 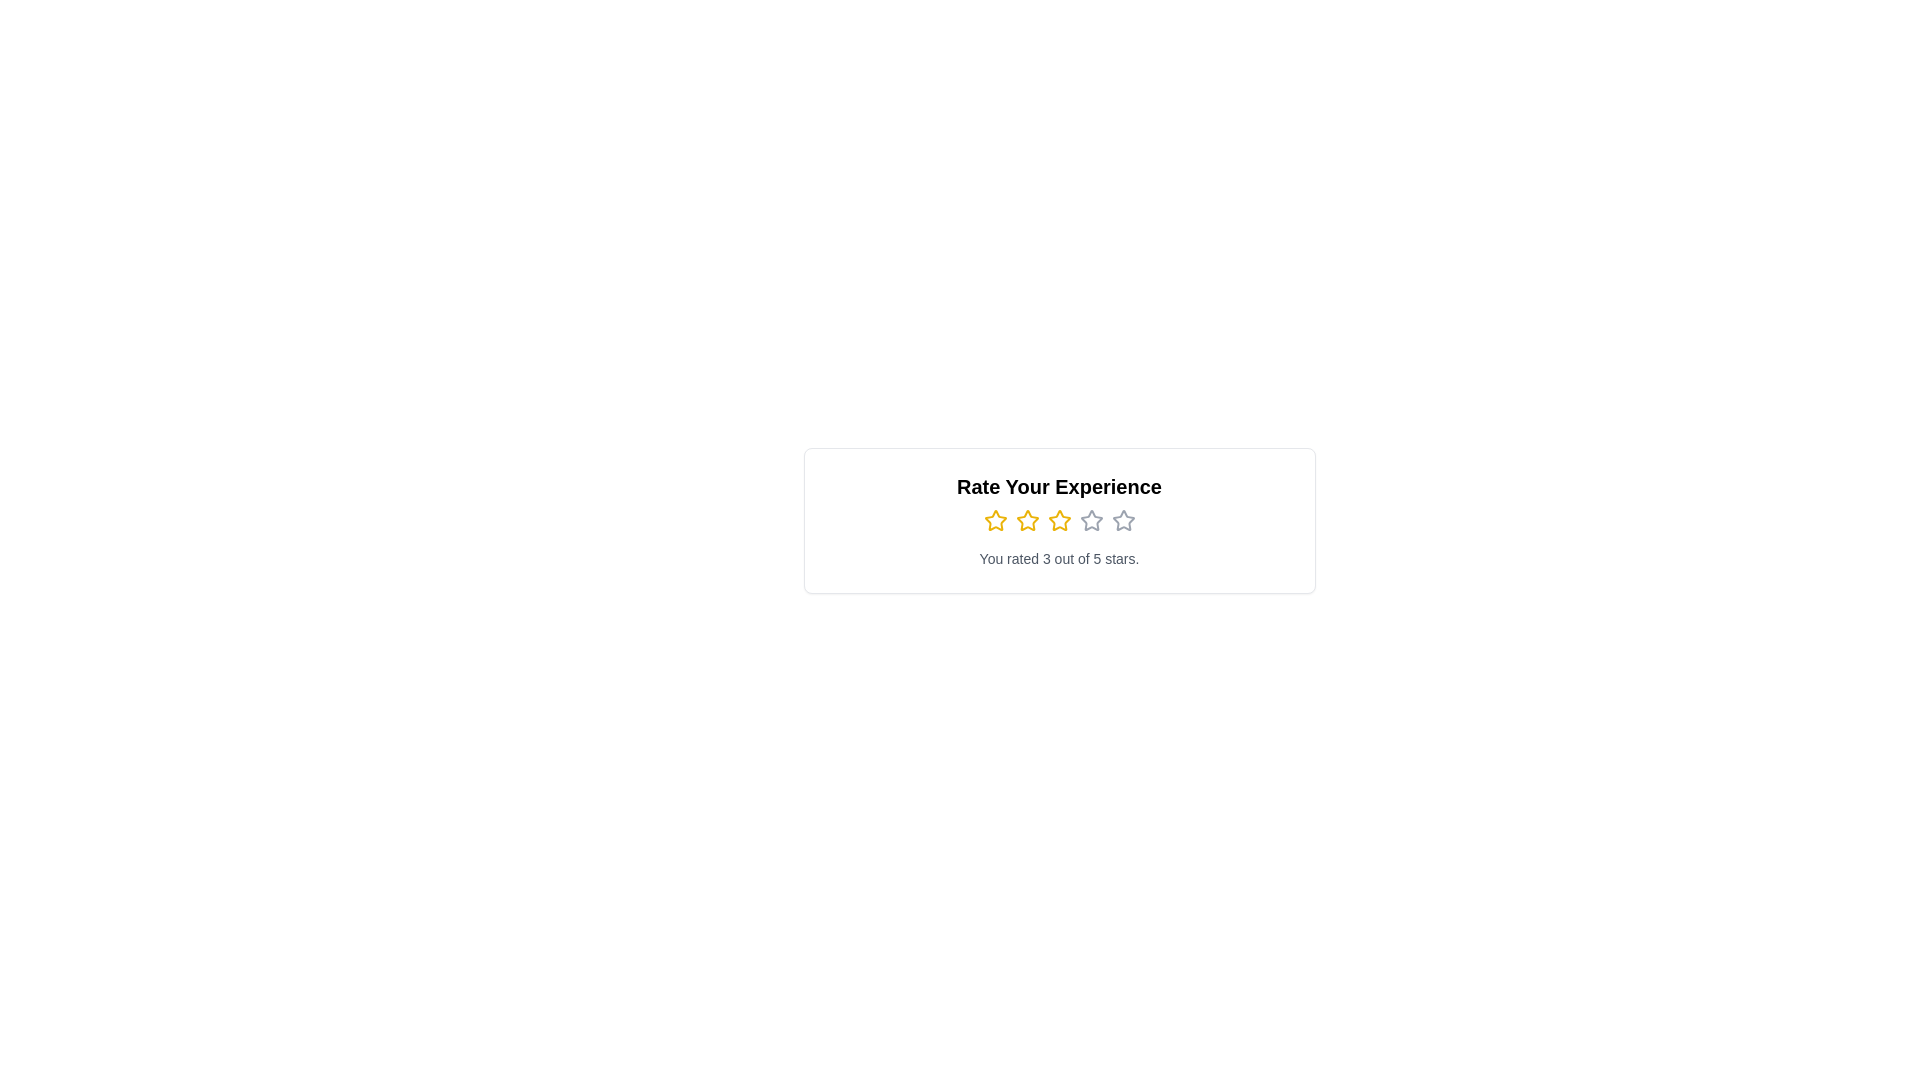 I want to click on the fourth star icon in the rating widget to provide a rating of 4 out of 5, located directly under the text 'Rate Your Experience.', so click(x=1123, y=519).